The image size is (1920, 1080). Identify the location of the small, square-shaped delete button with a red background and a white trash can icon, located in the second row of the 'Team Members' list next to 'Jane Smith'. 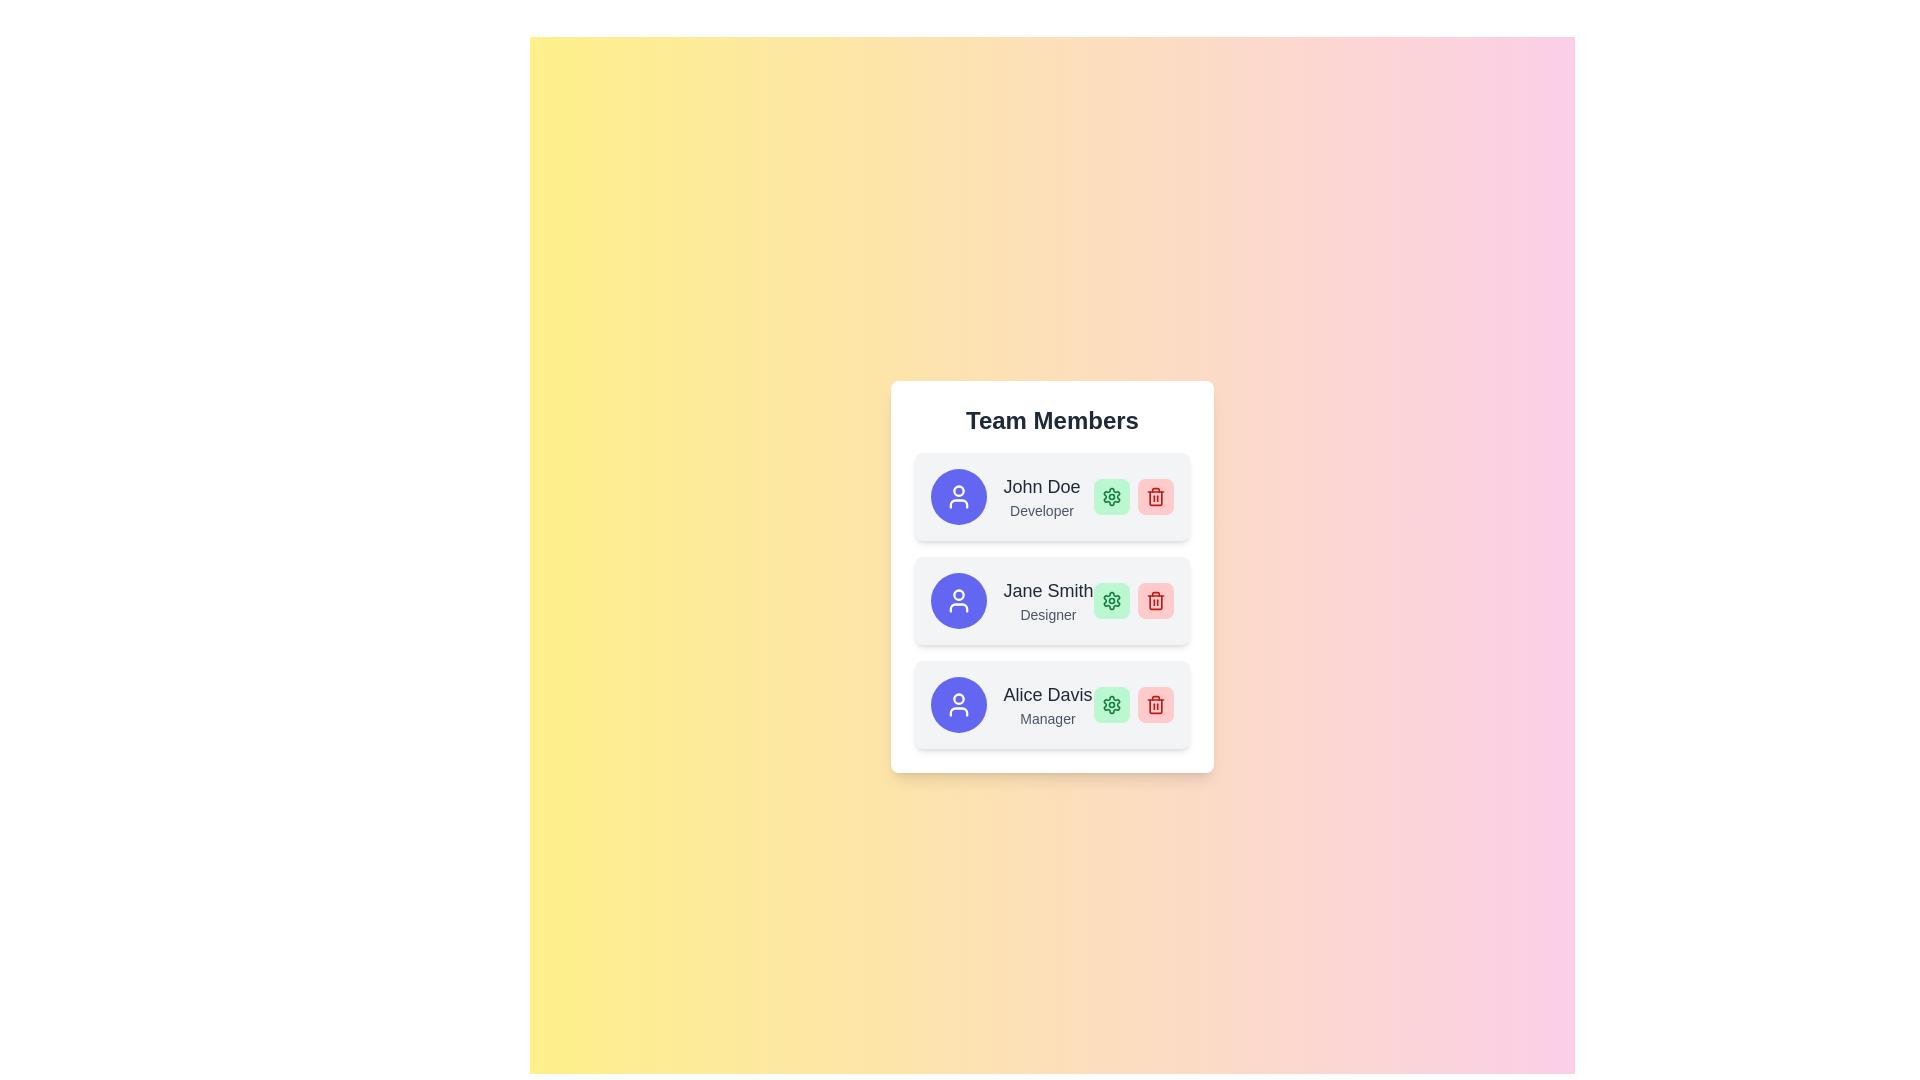
(1155, 600).